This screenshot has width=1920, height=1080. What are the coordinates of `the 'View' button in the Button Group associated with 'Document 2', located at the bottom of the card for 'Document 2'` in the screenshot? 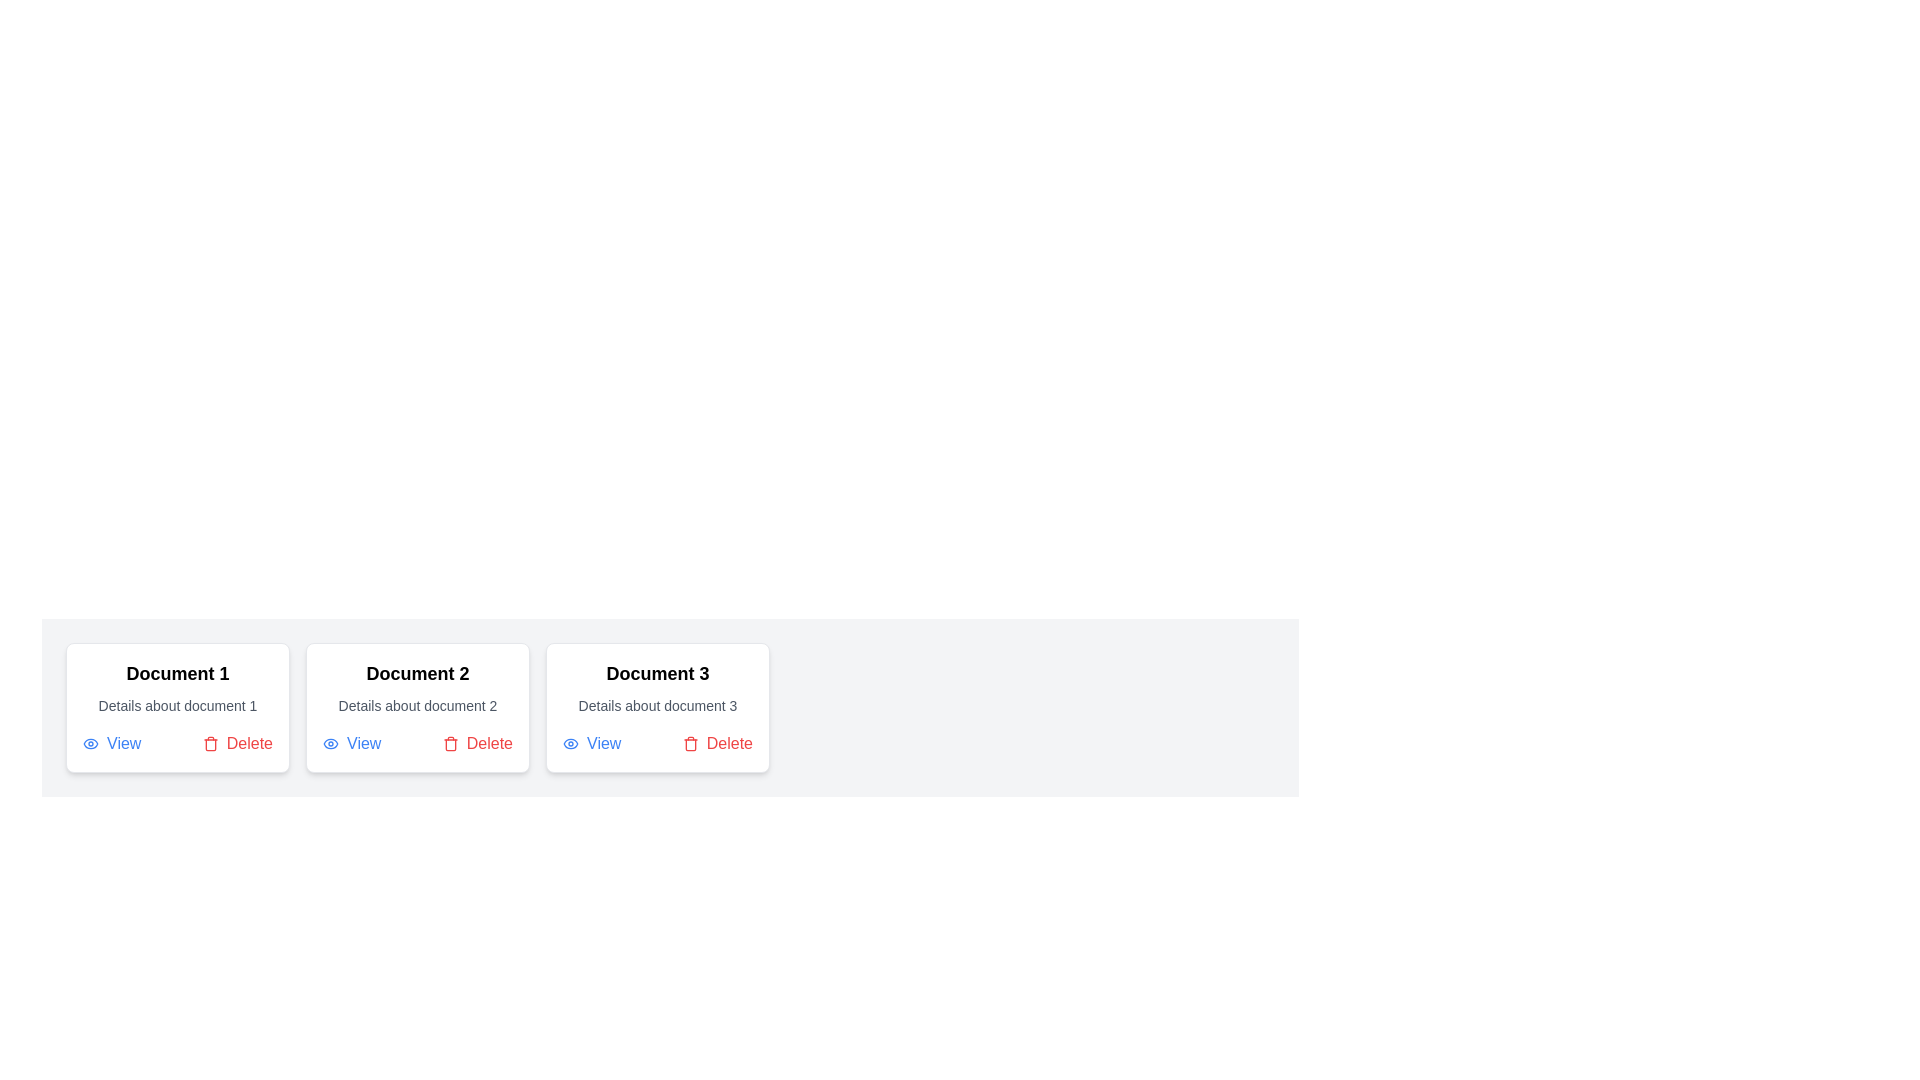 It's located at (416, 744).